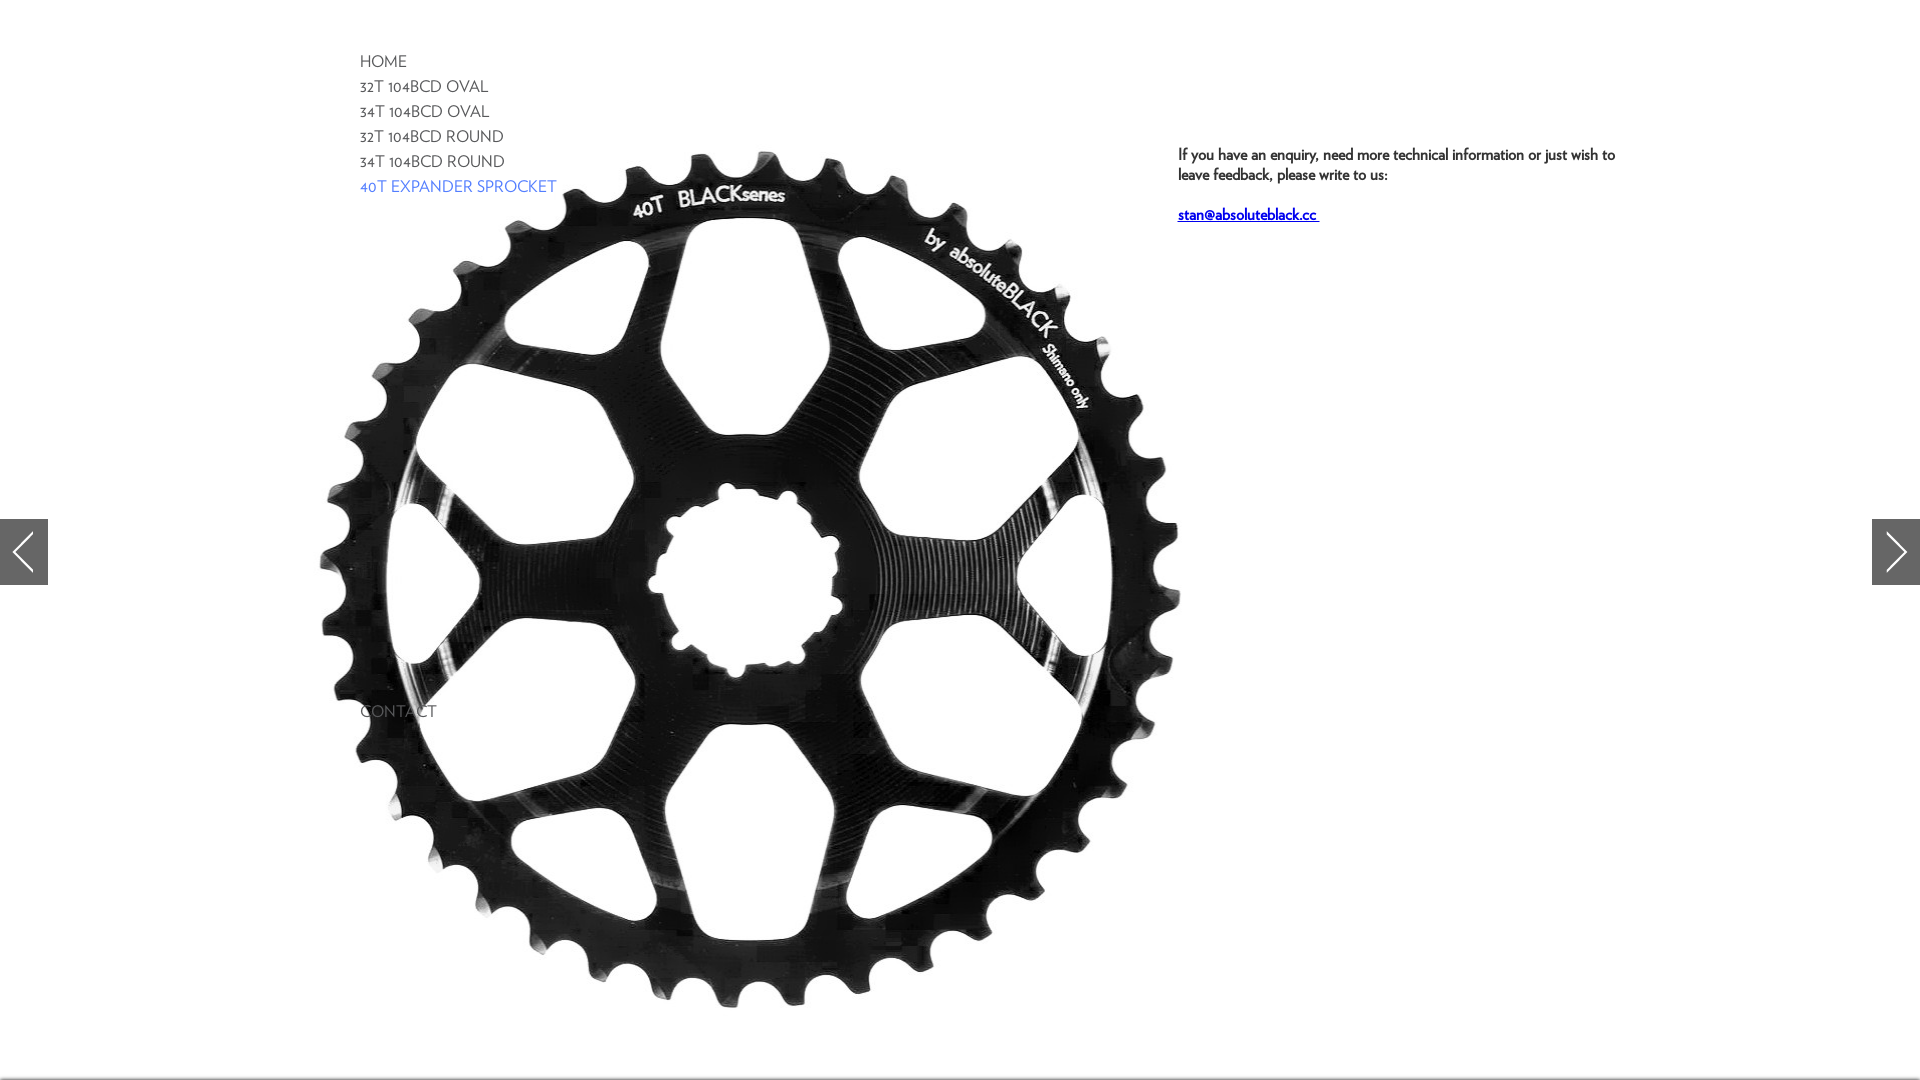 The image size is (1920, 1080). What do you see at coordinates (383, 60) in the screenshot?
I see `'HOME'` at bounding box center [383, 60].